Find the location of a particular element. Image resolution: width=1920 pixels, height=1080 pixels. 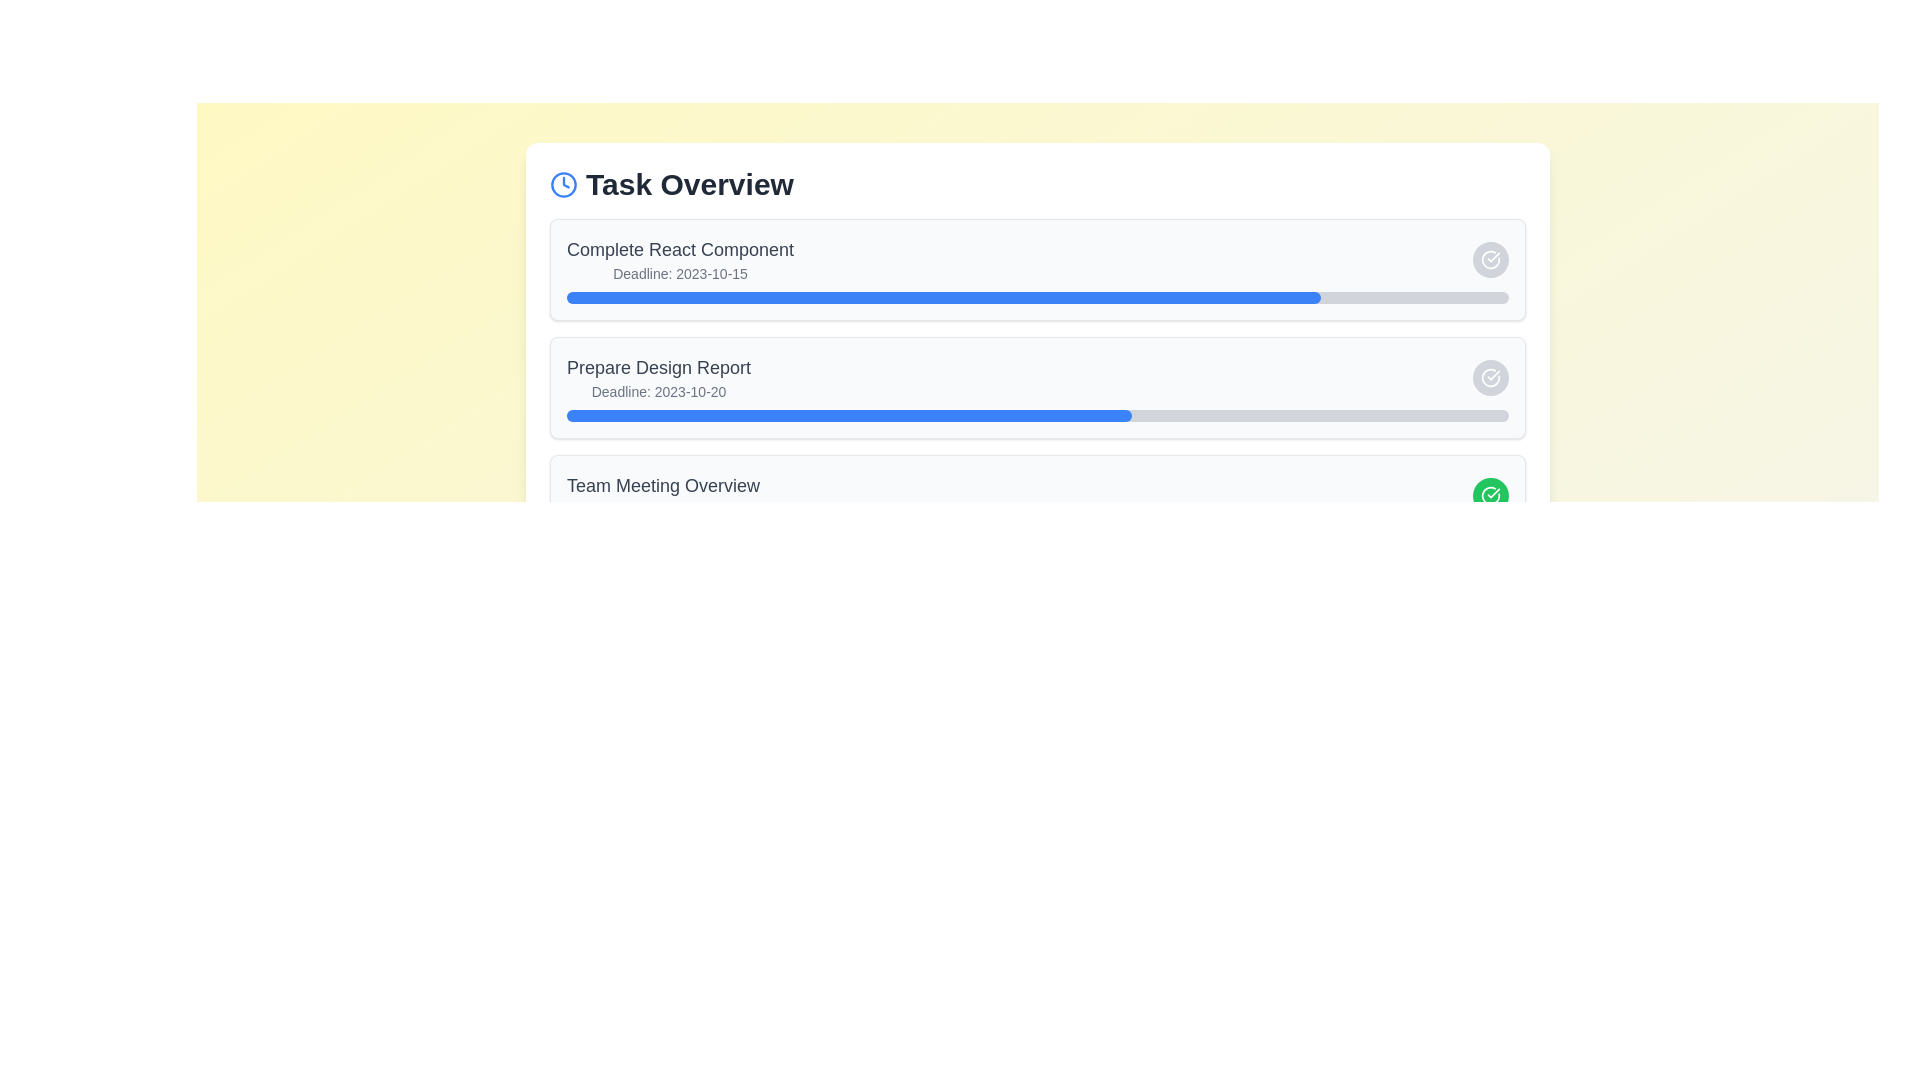

the green button of the third task item in the vertically stacked list to mark it as complete is located at coordinates (1037, 495).